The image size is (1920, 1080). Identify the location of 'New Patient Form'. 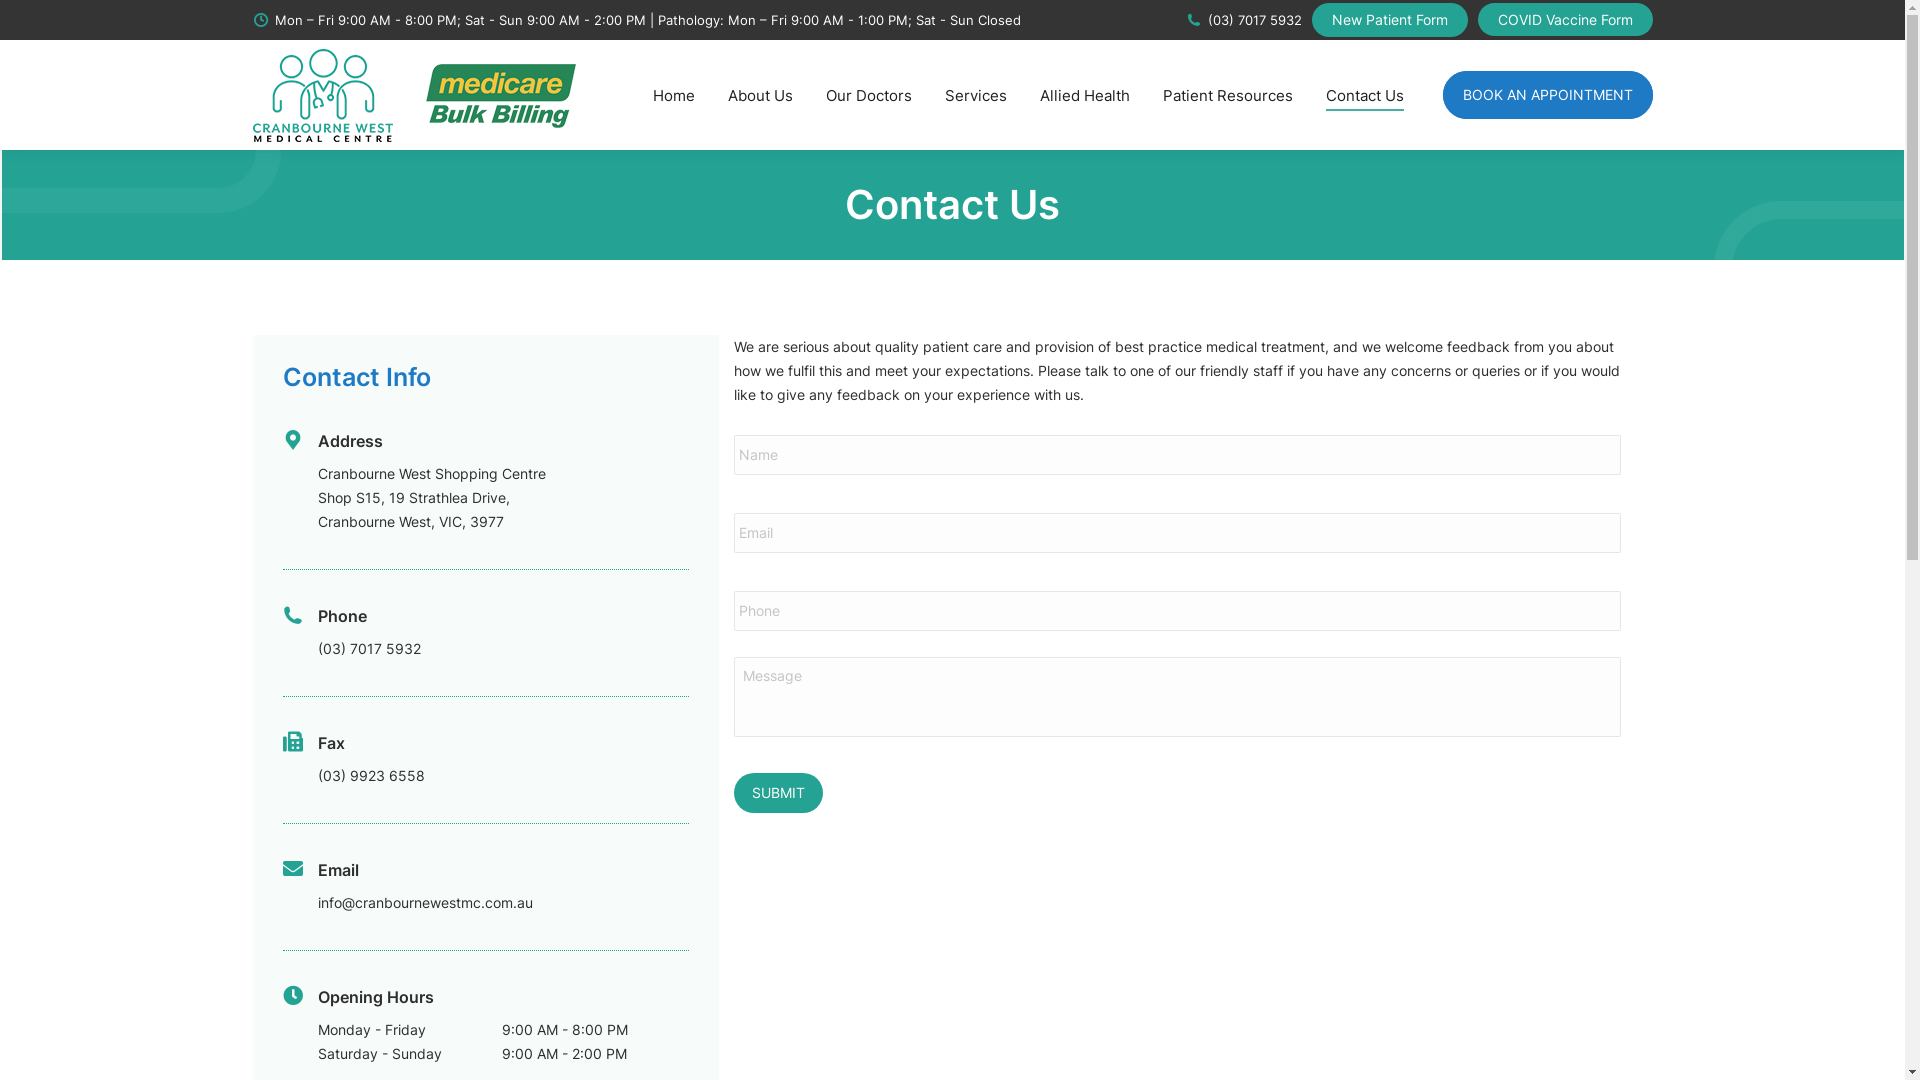
(1389, 19).